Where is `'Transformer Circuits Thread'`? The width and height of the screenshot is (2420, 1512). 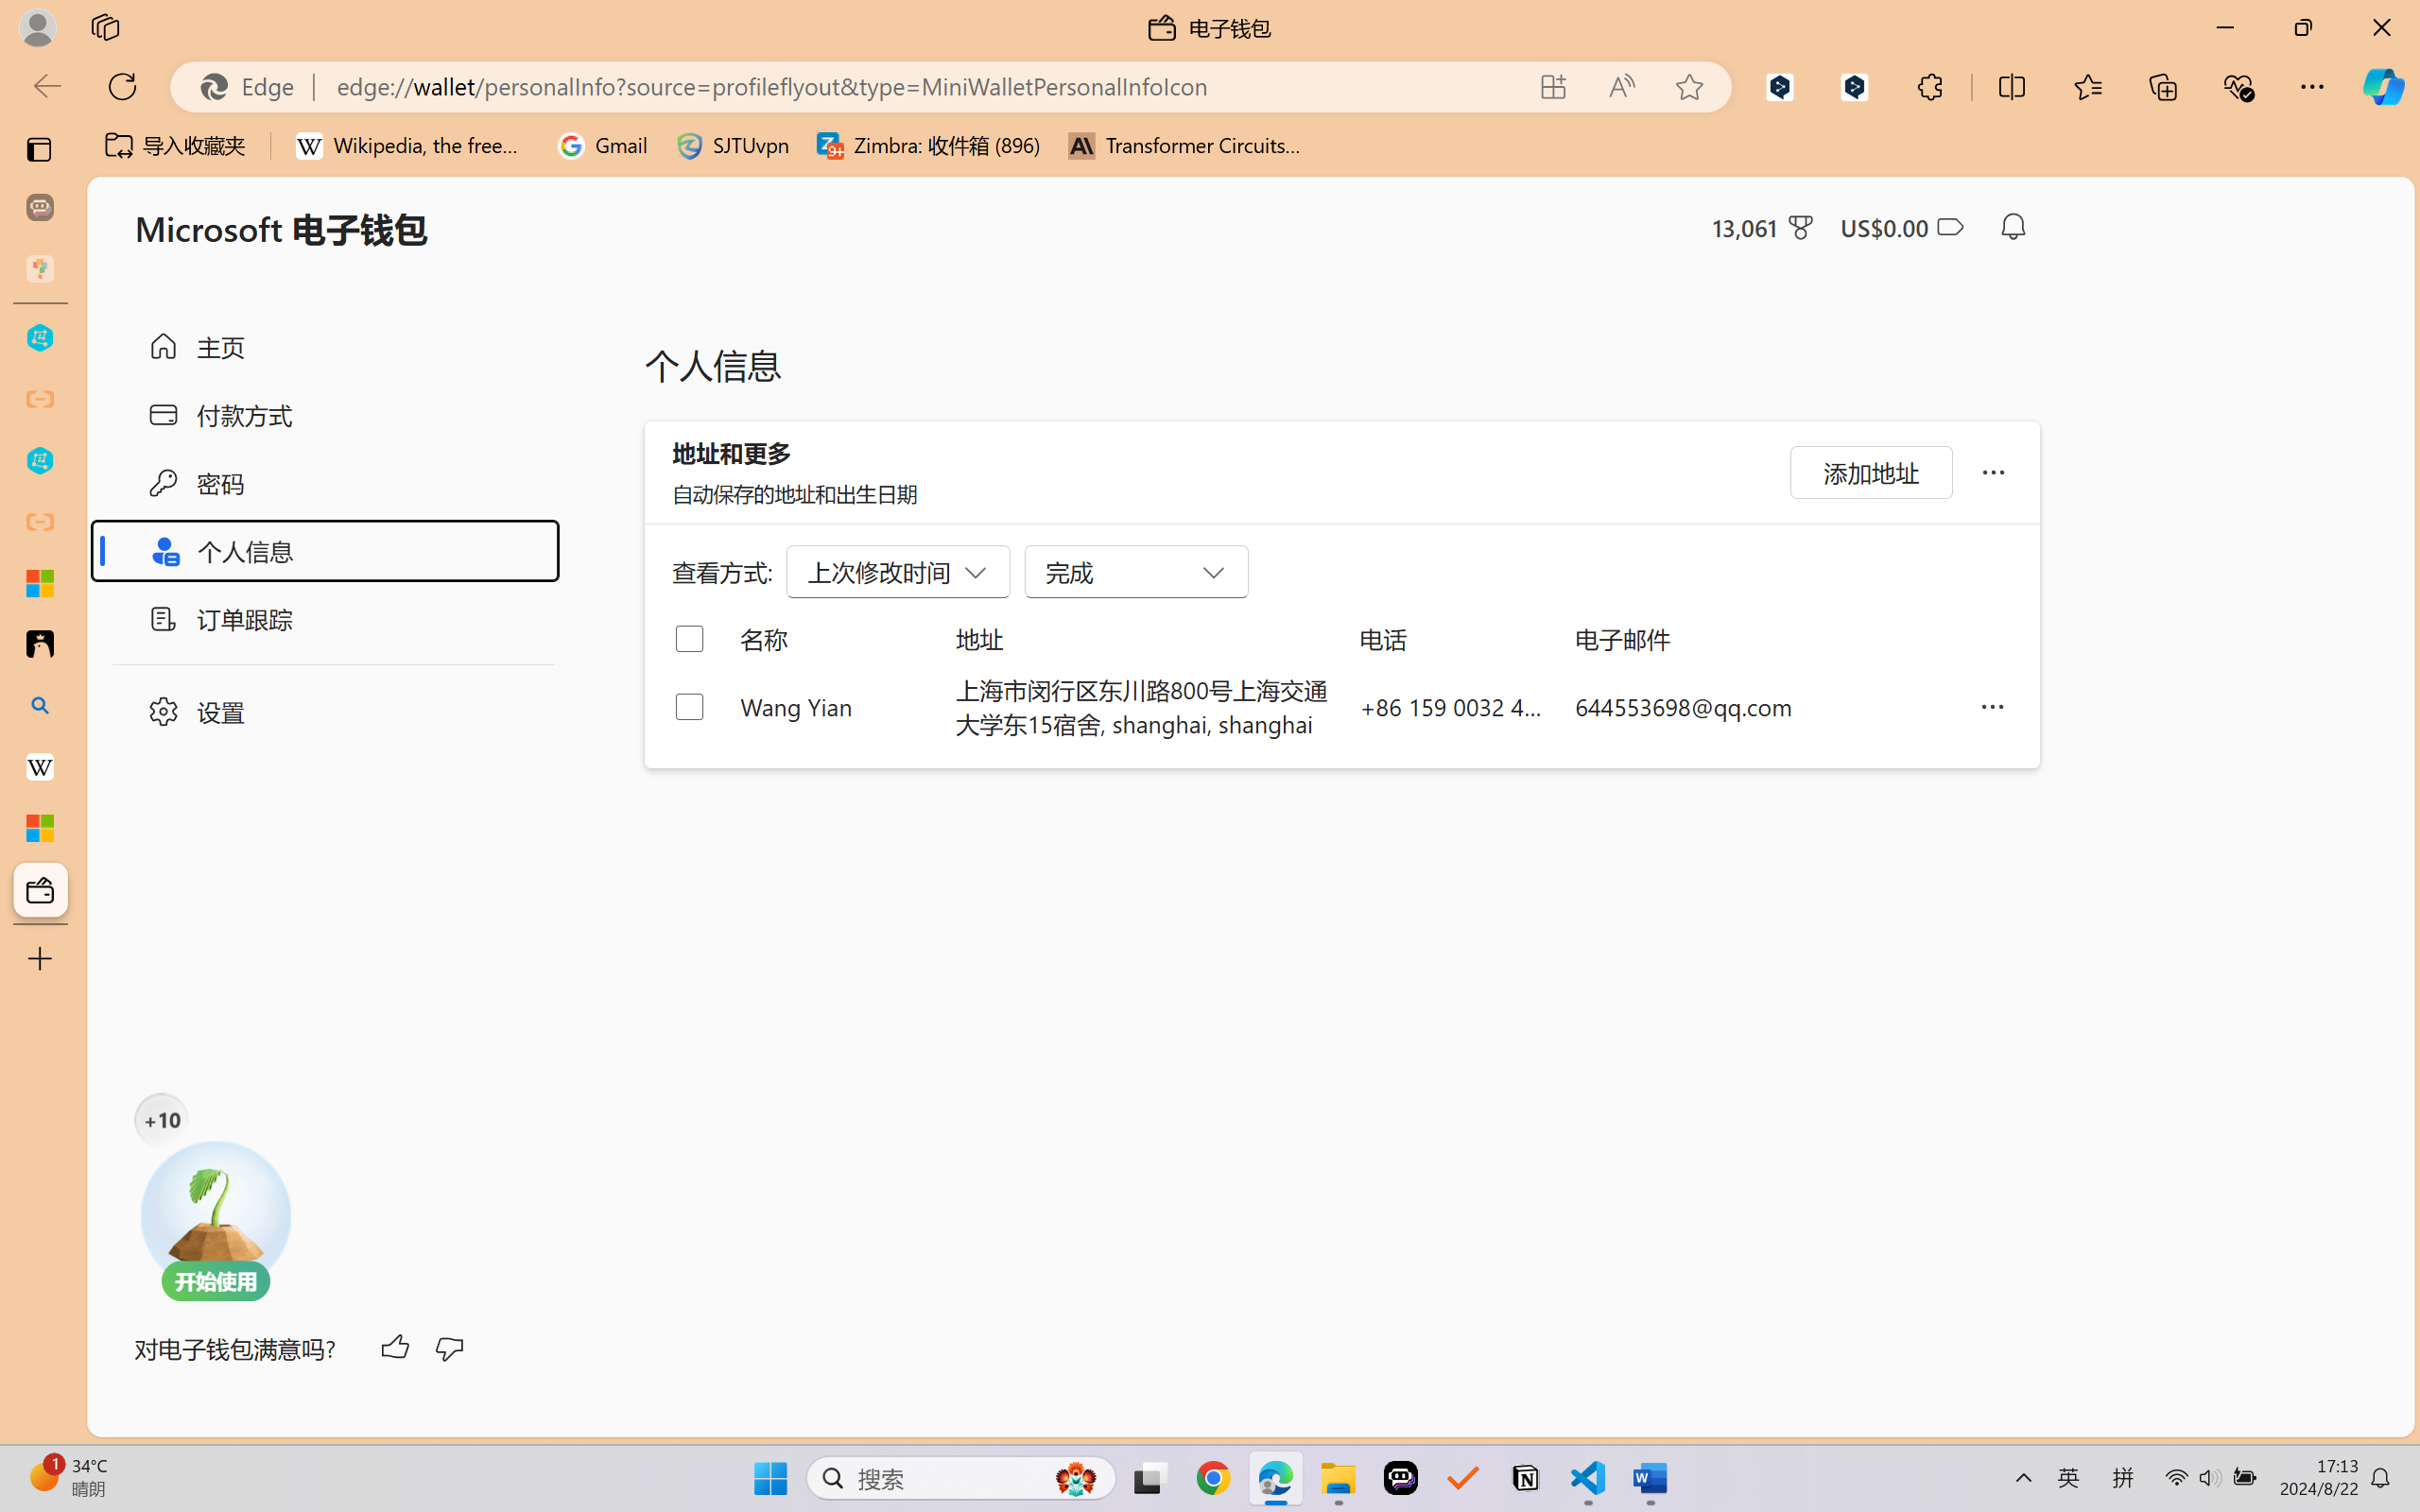 'Transformer Circuits Thread' is located at coordinates (1184, 145).